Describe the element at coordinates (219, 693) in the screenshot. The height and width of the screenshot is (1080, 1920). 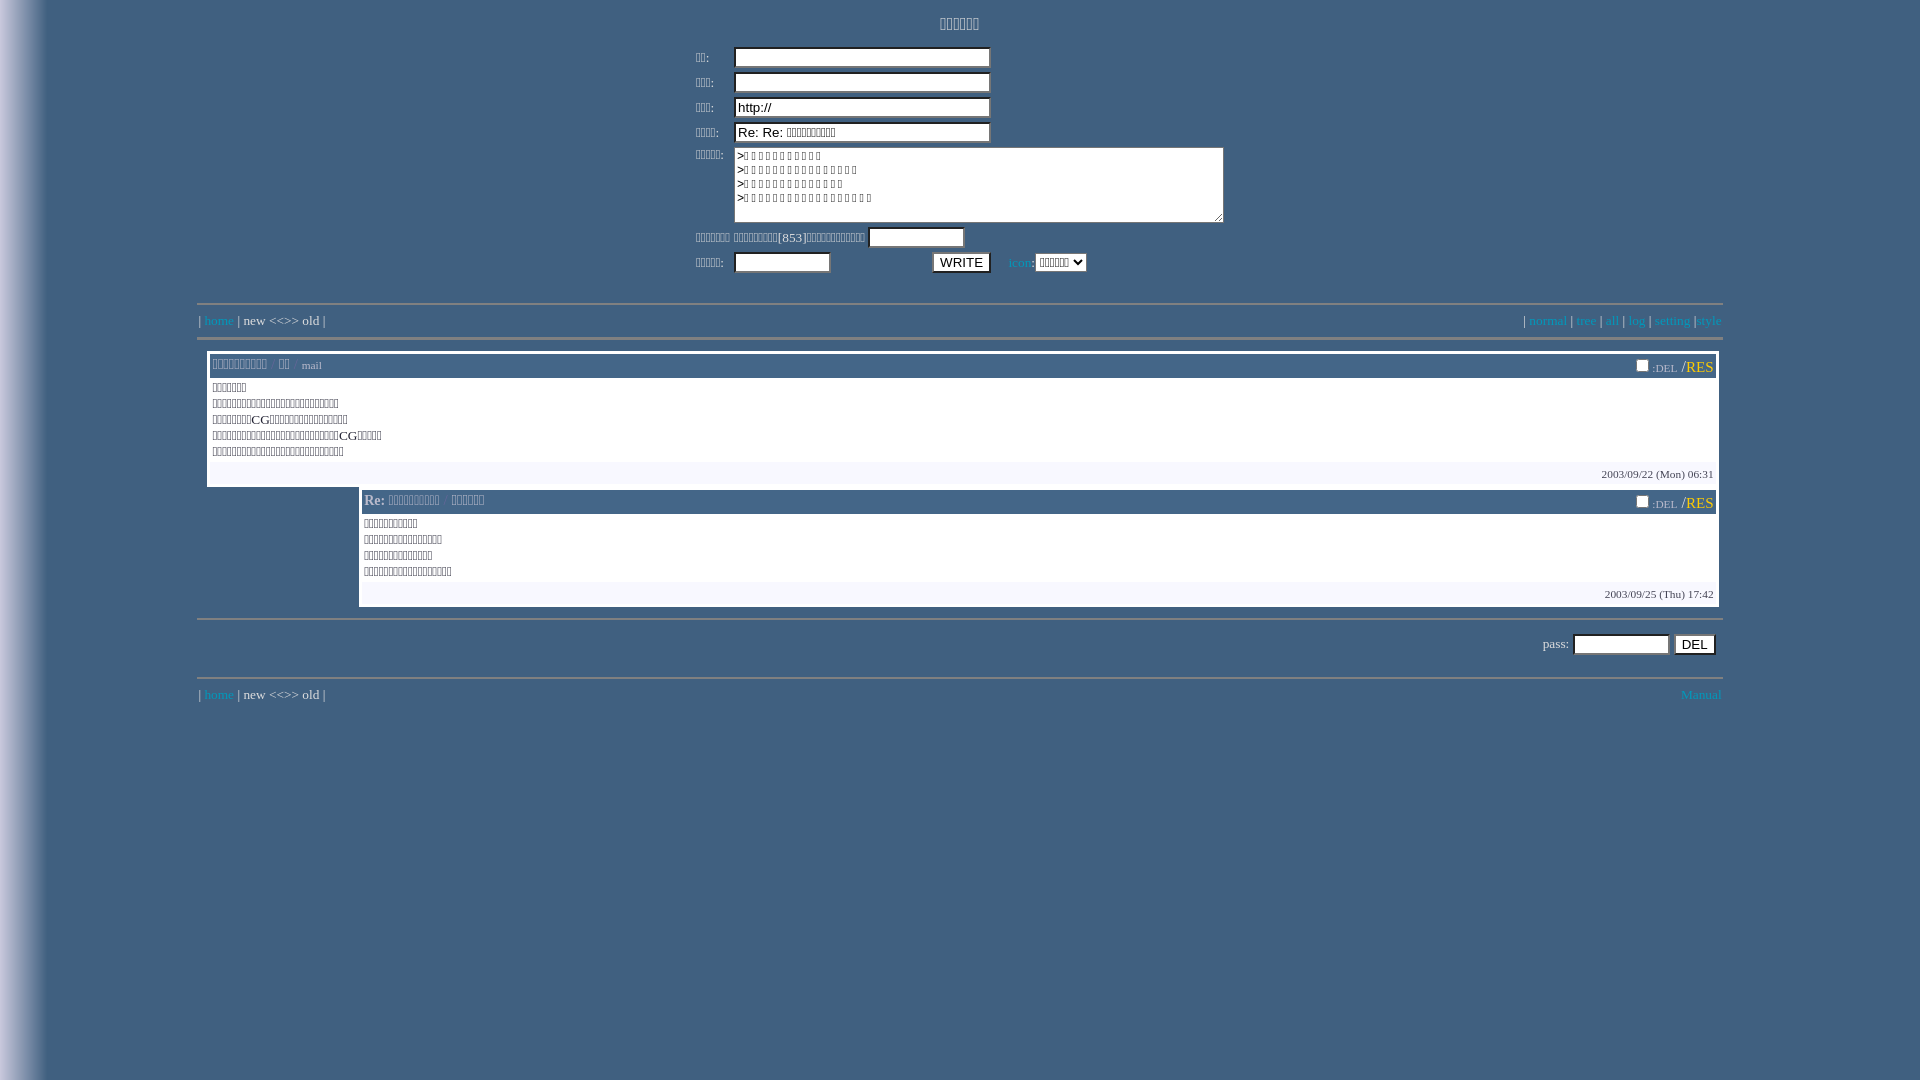
I see `'home'` at that location.